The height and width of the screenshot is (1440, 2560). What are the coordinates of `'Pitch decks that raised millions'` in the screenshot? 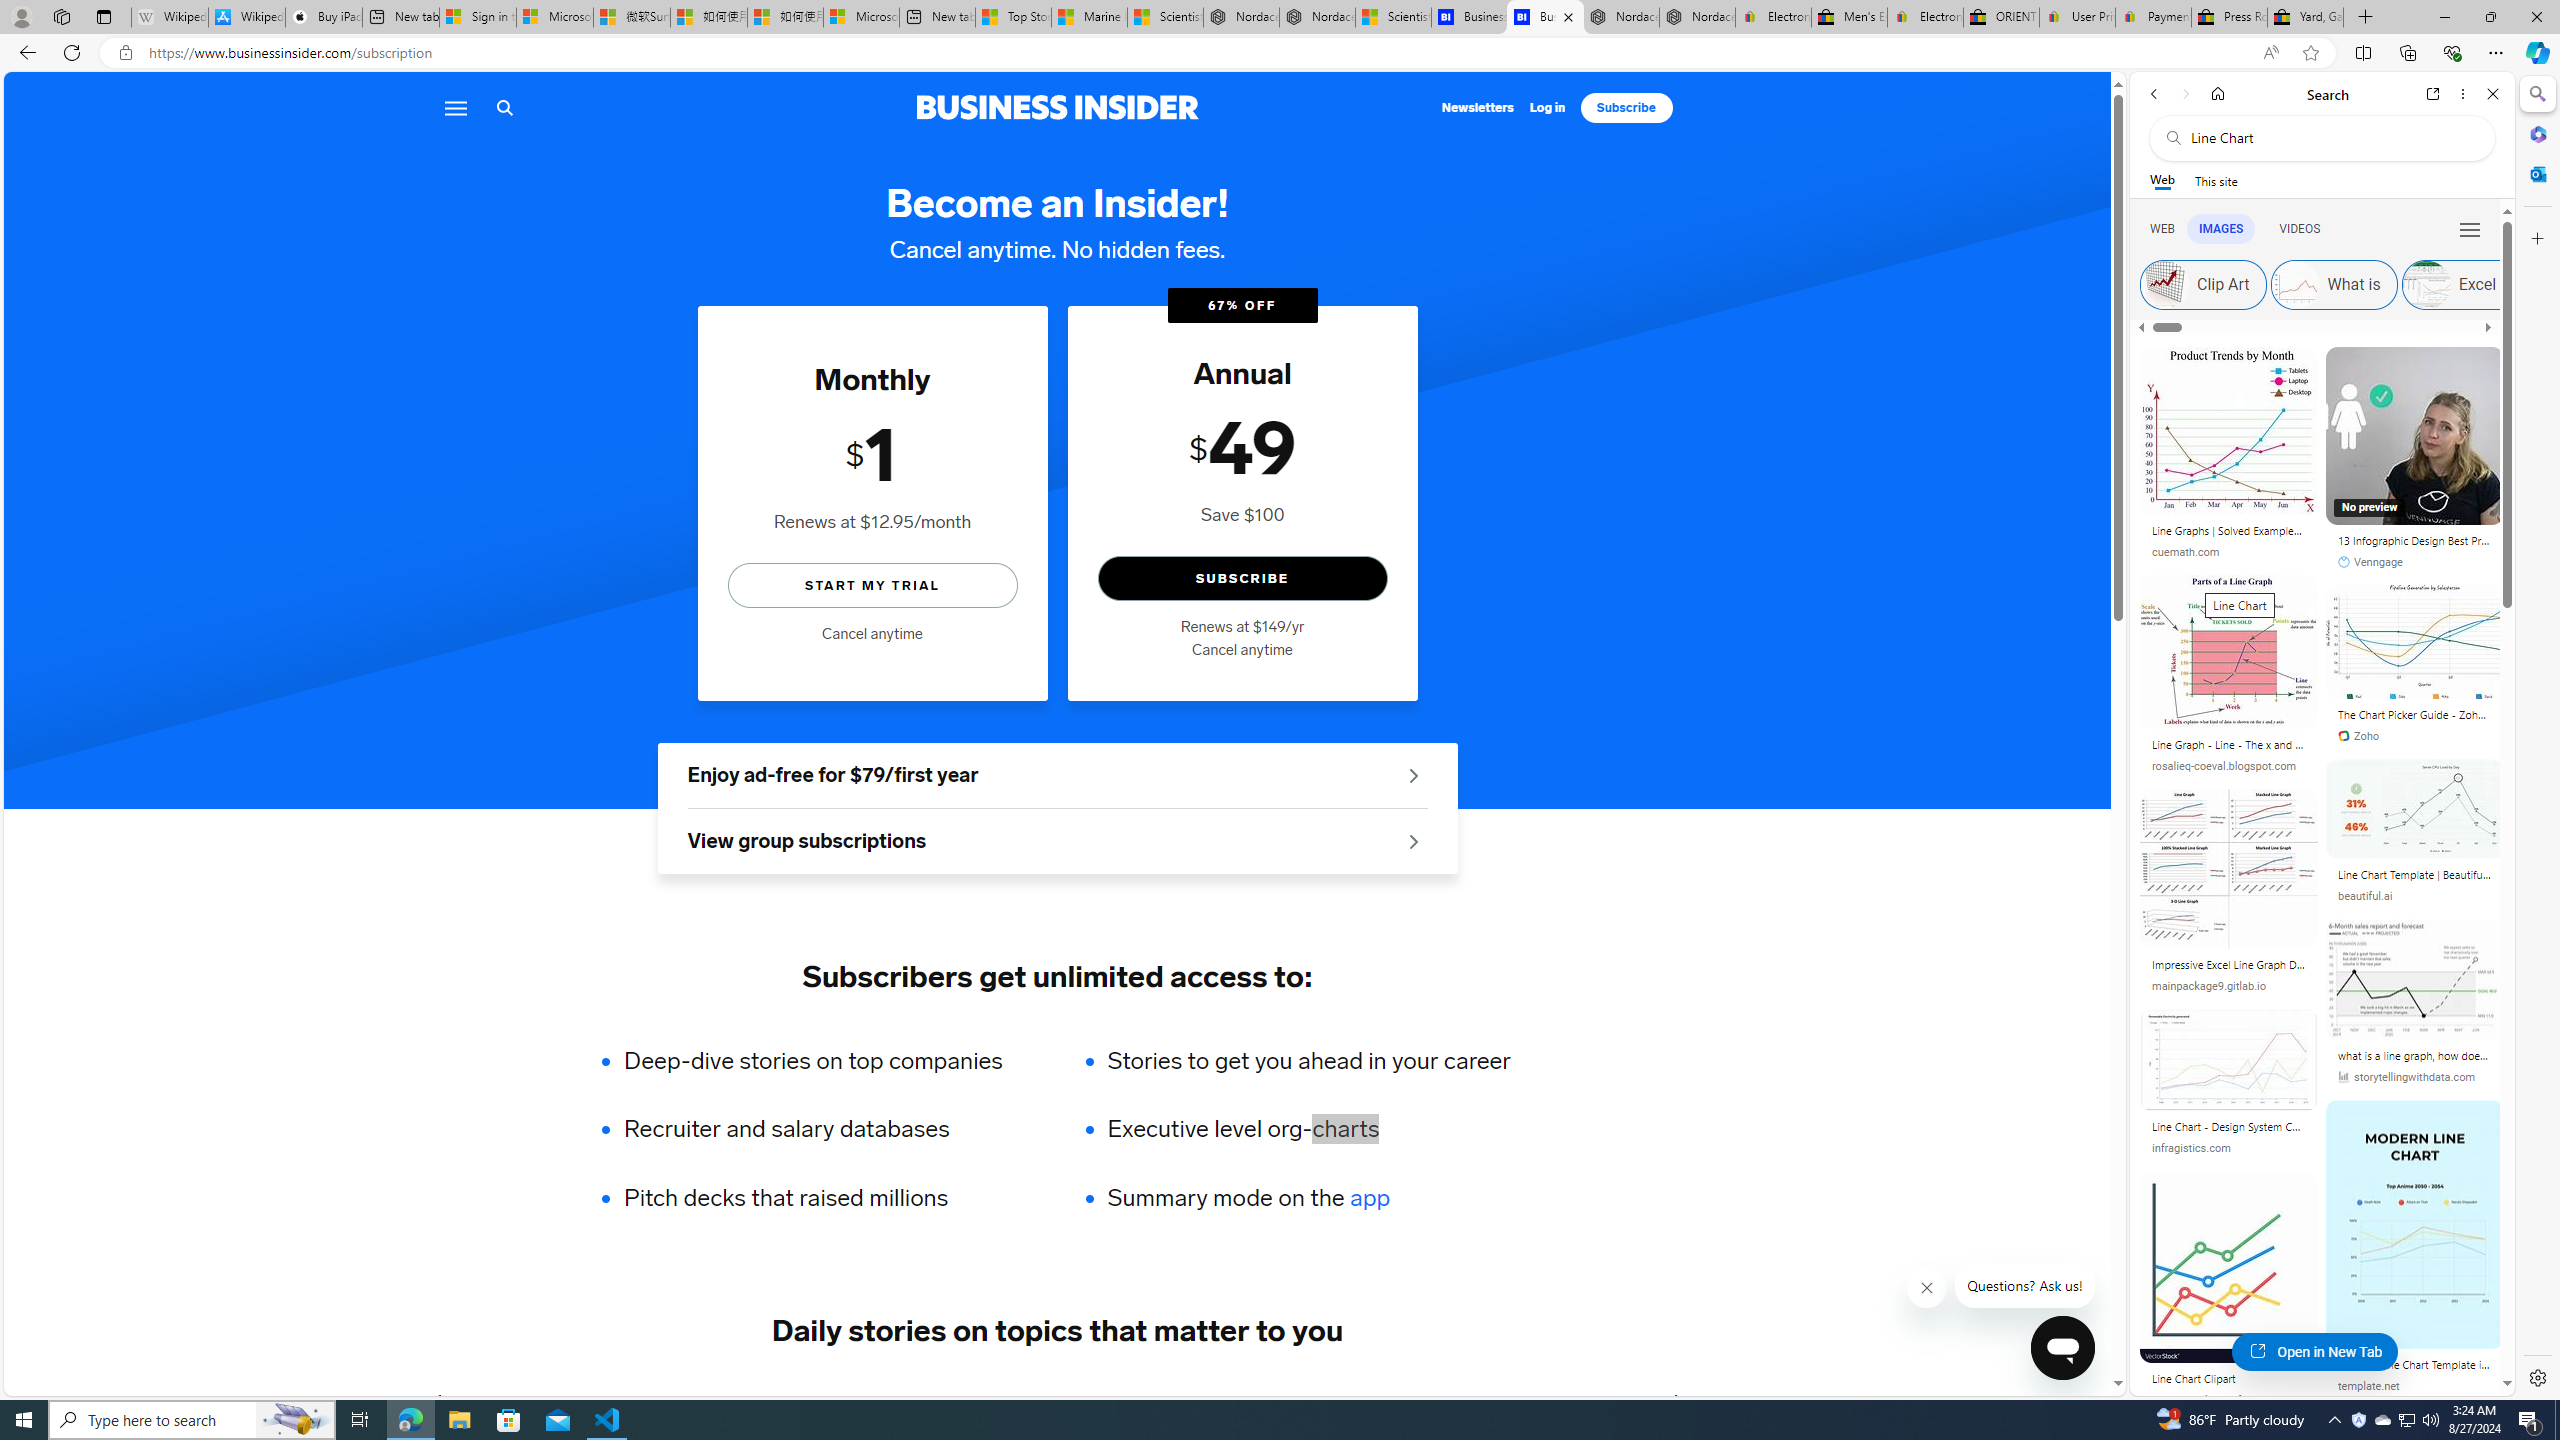 It's located at (826, 1198).